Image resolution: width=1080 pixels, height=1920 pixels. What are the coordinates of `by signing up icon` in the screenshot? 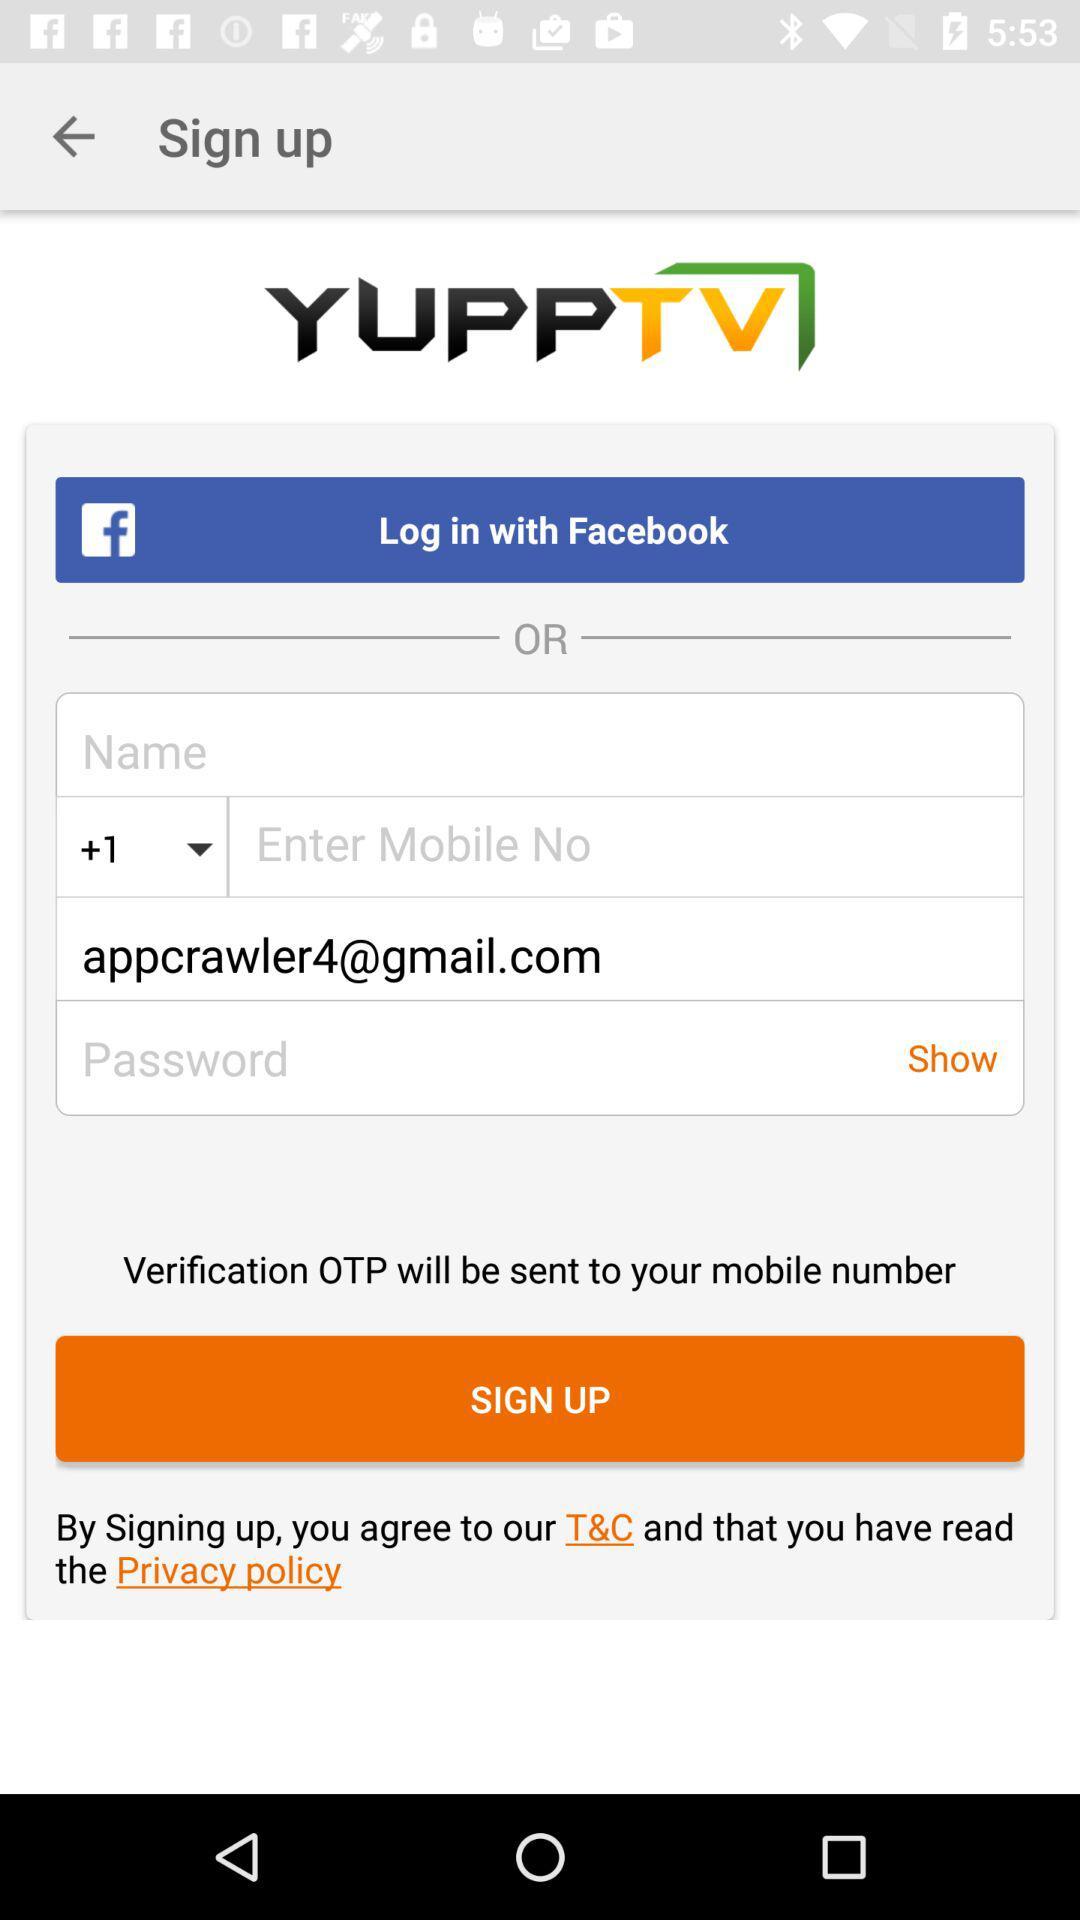 It's located at (540, 1546).